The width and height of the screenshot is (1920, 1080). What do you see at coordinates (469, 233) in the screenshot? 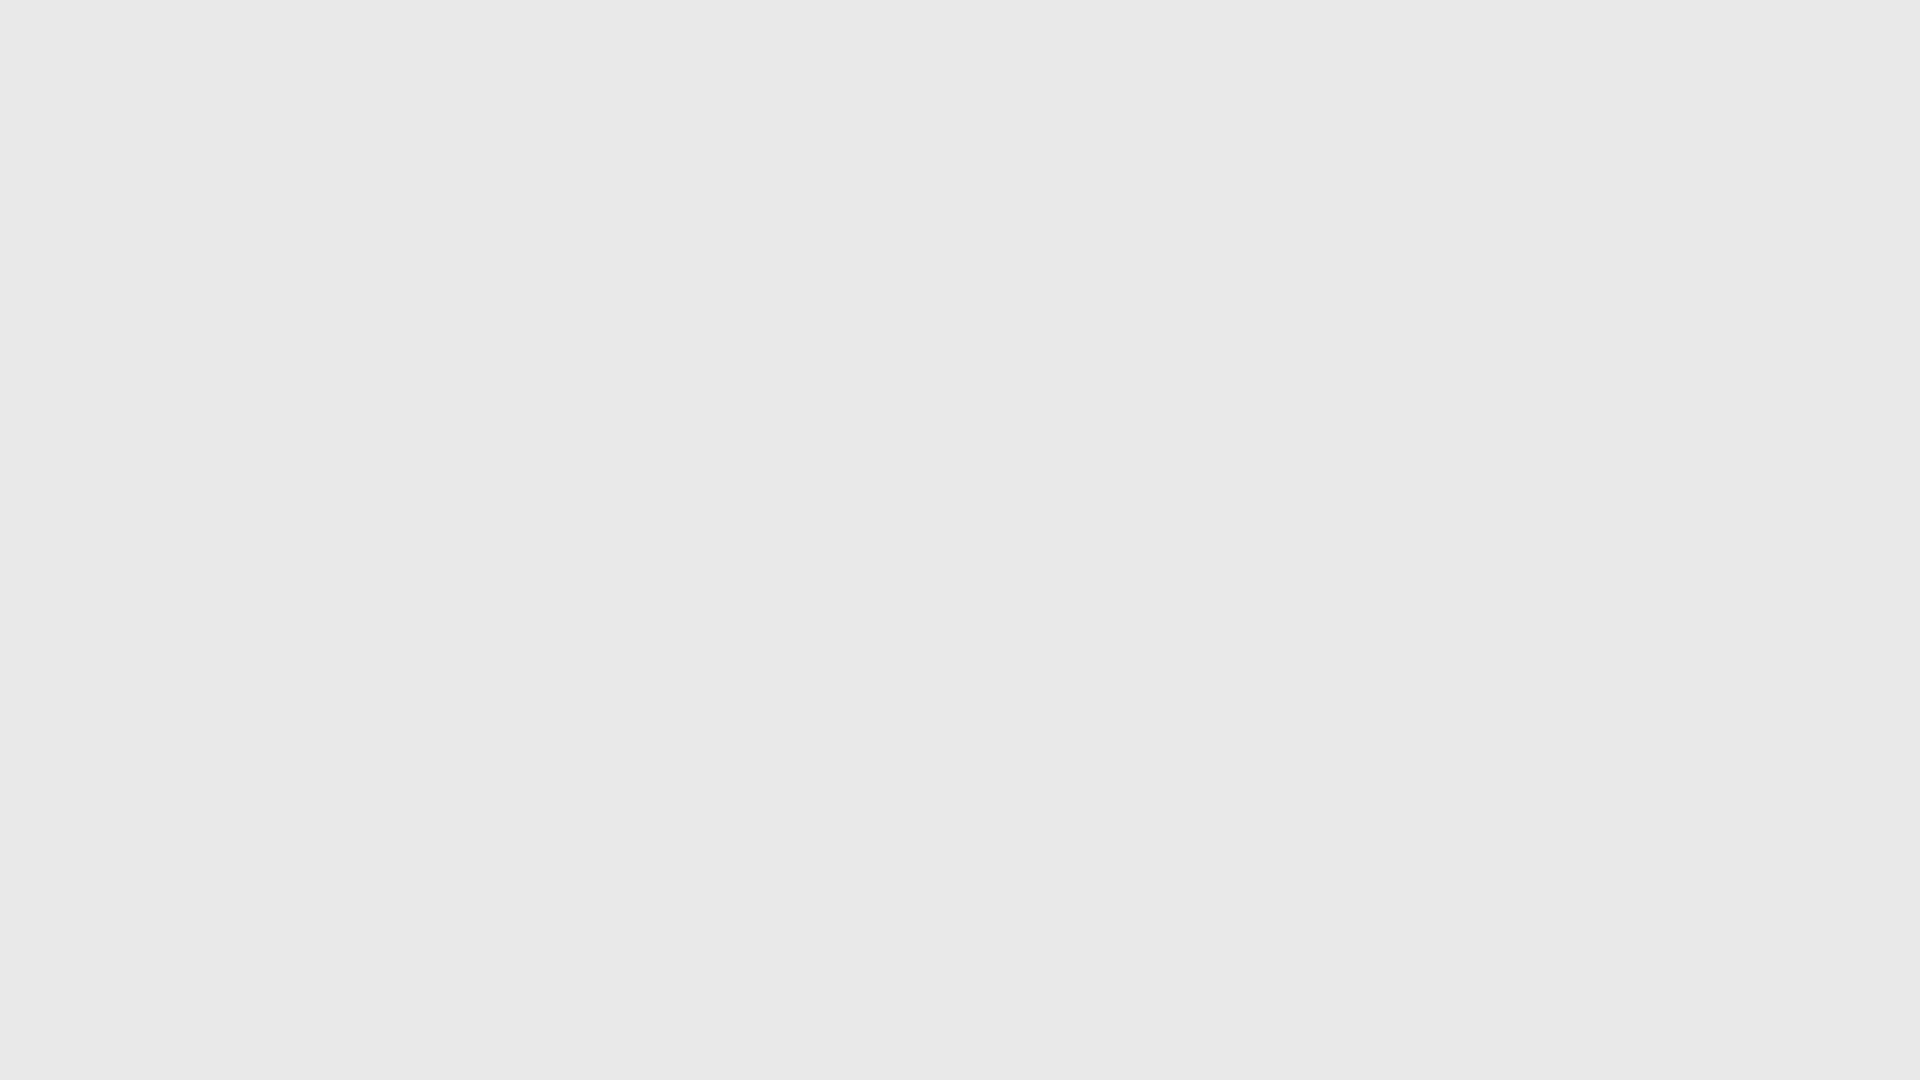
I see `Send to` at bounding box center [469, 233].